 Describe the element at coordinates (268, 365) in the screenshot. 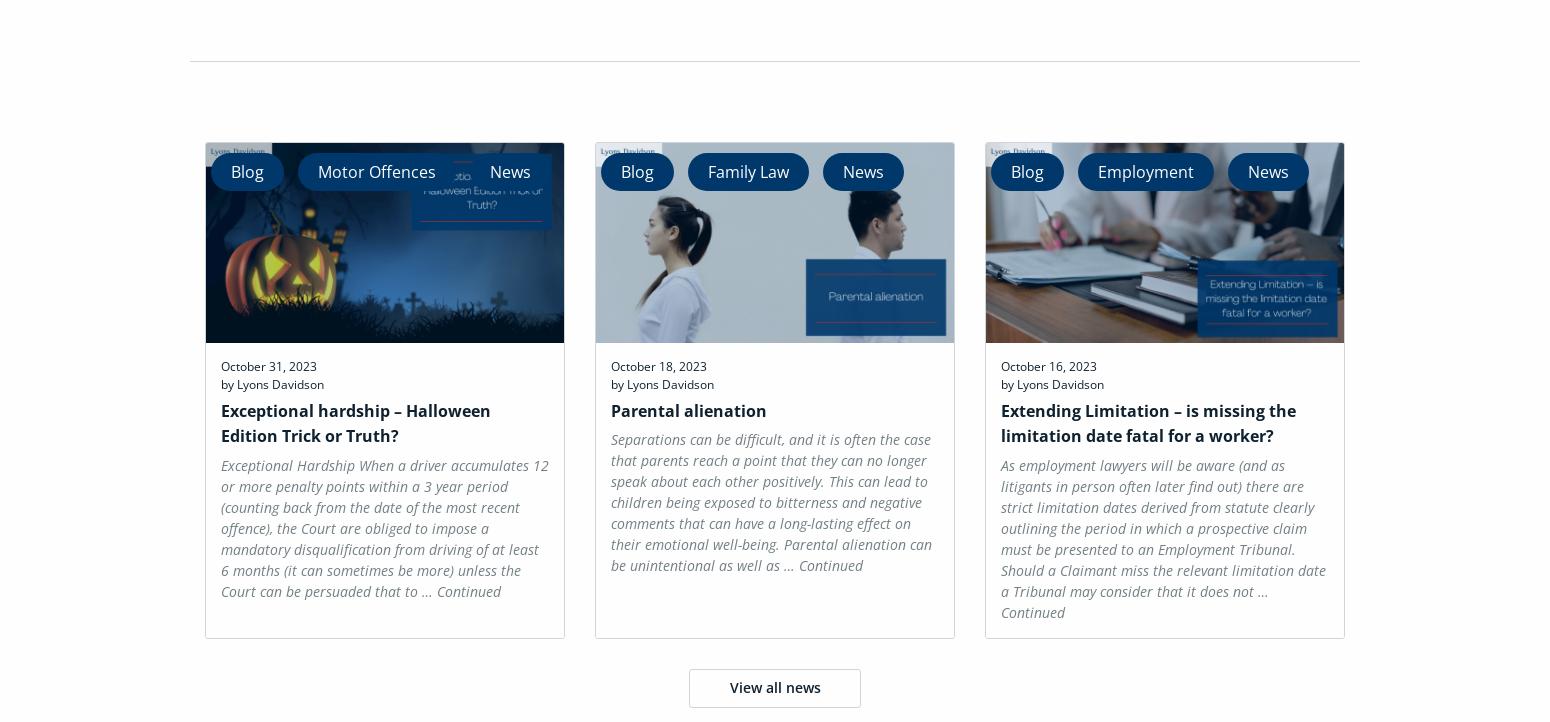

I see `'October 31, 2023'` at that location.